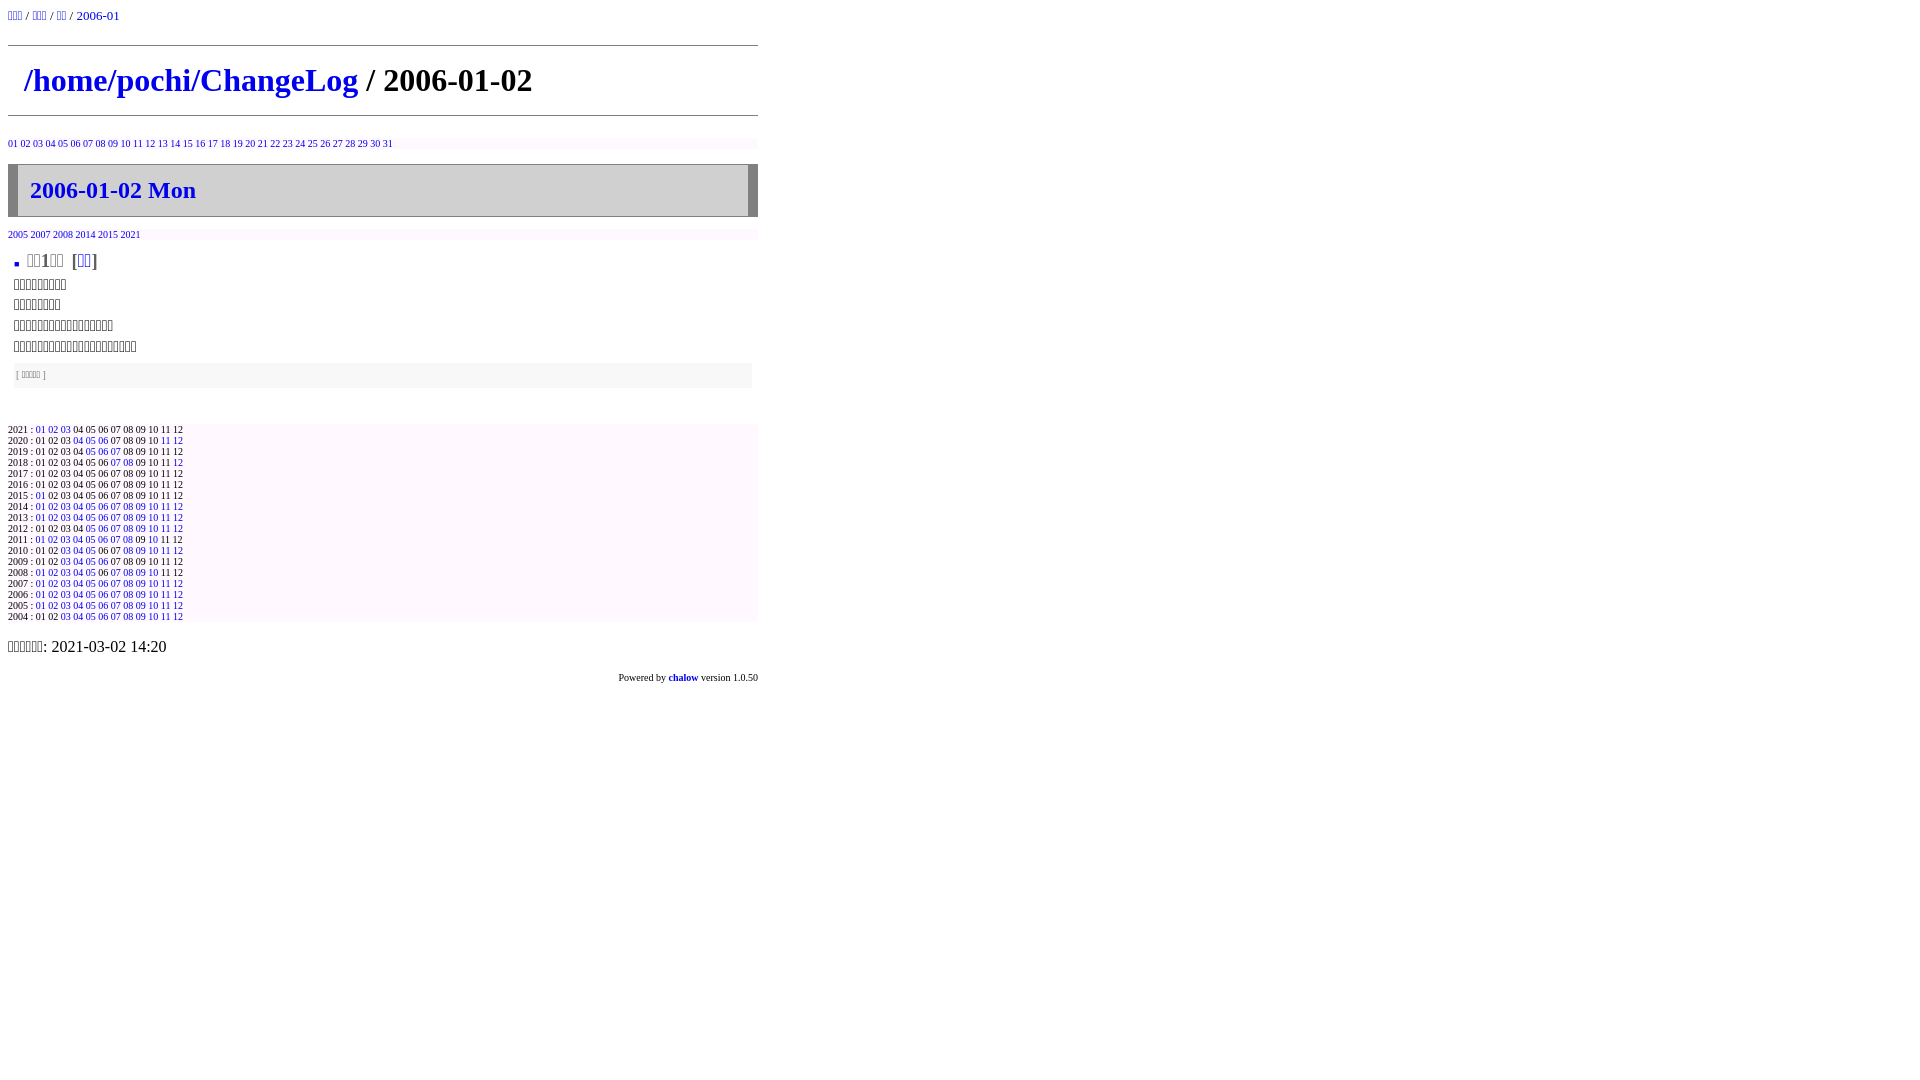 The image size is (1920, 1080). I want to click on '09', so click(134, 593).